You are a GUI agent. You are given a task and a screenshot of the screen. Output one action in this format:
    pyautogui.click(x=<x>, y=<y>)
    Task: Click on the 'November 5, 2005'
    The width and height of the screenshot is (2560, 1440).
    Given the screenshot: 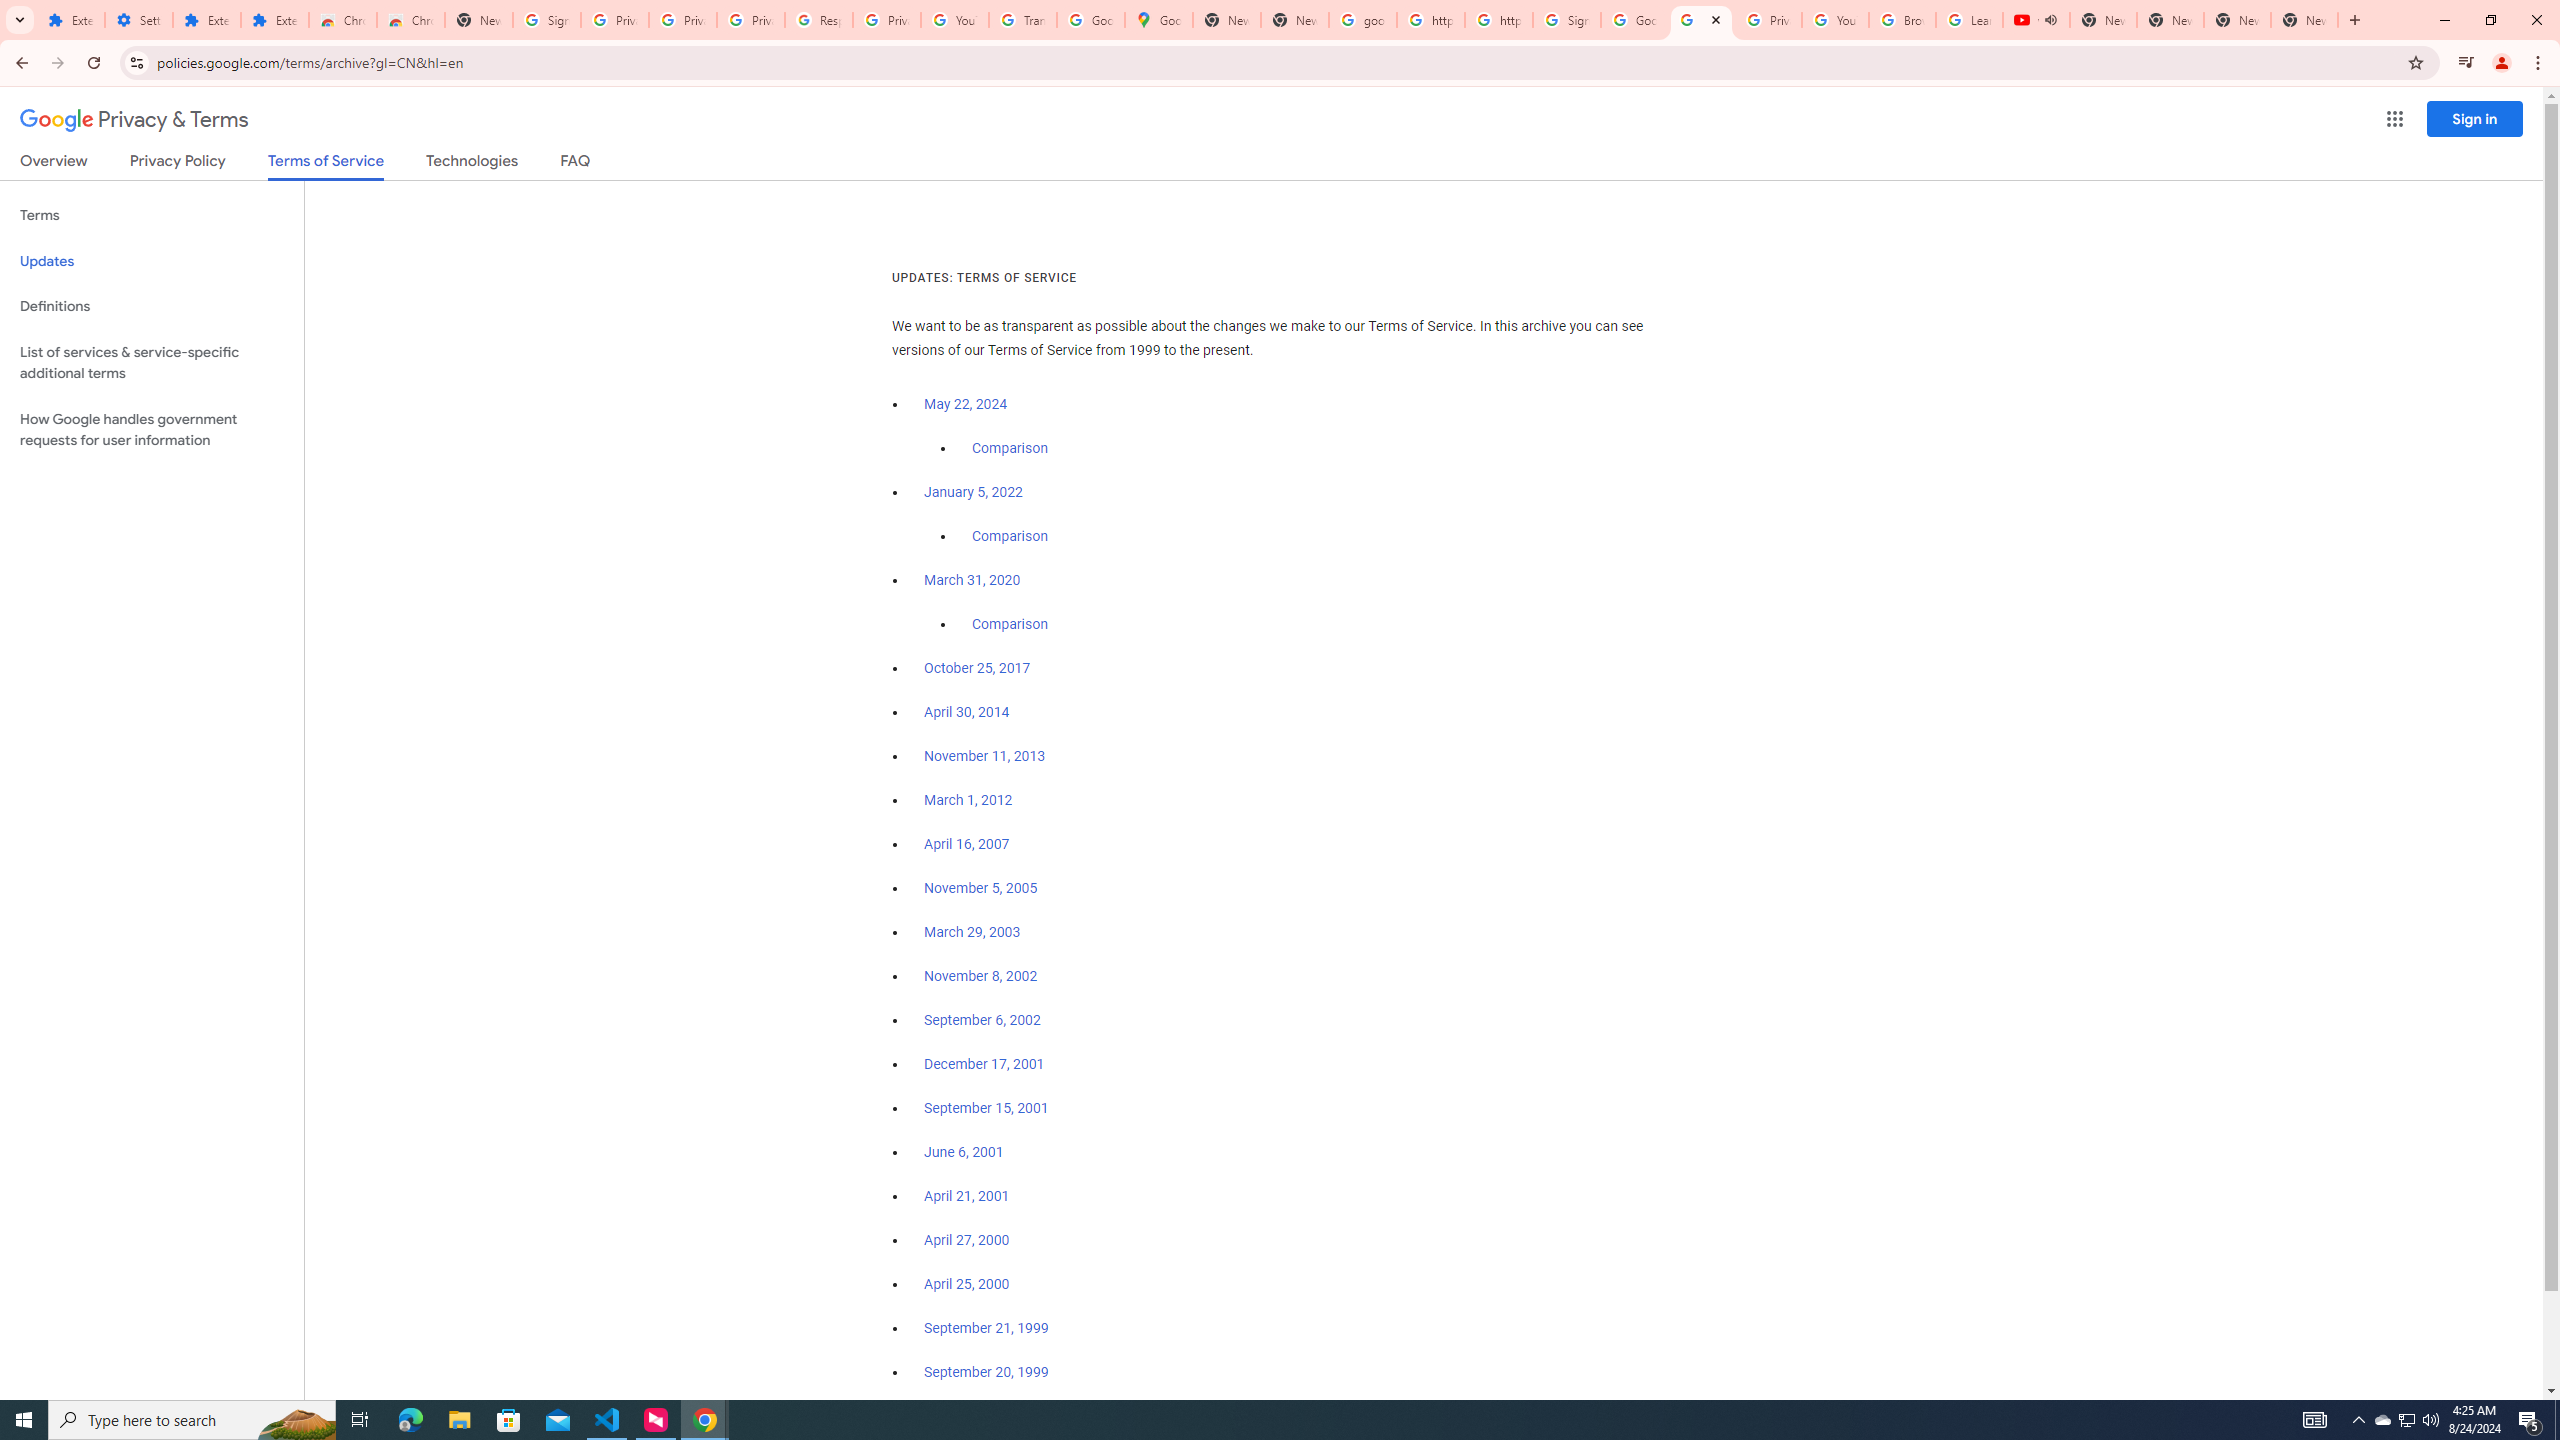 What is the action you would take?
    pyautogui.click(x=979, y=888)
    